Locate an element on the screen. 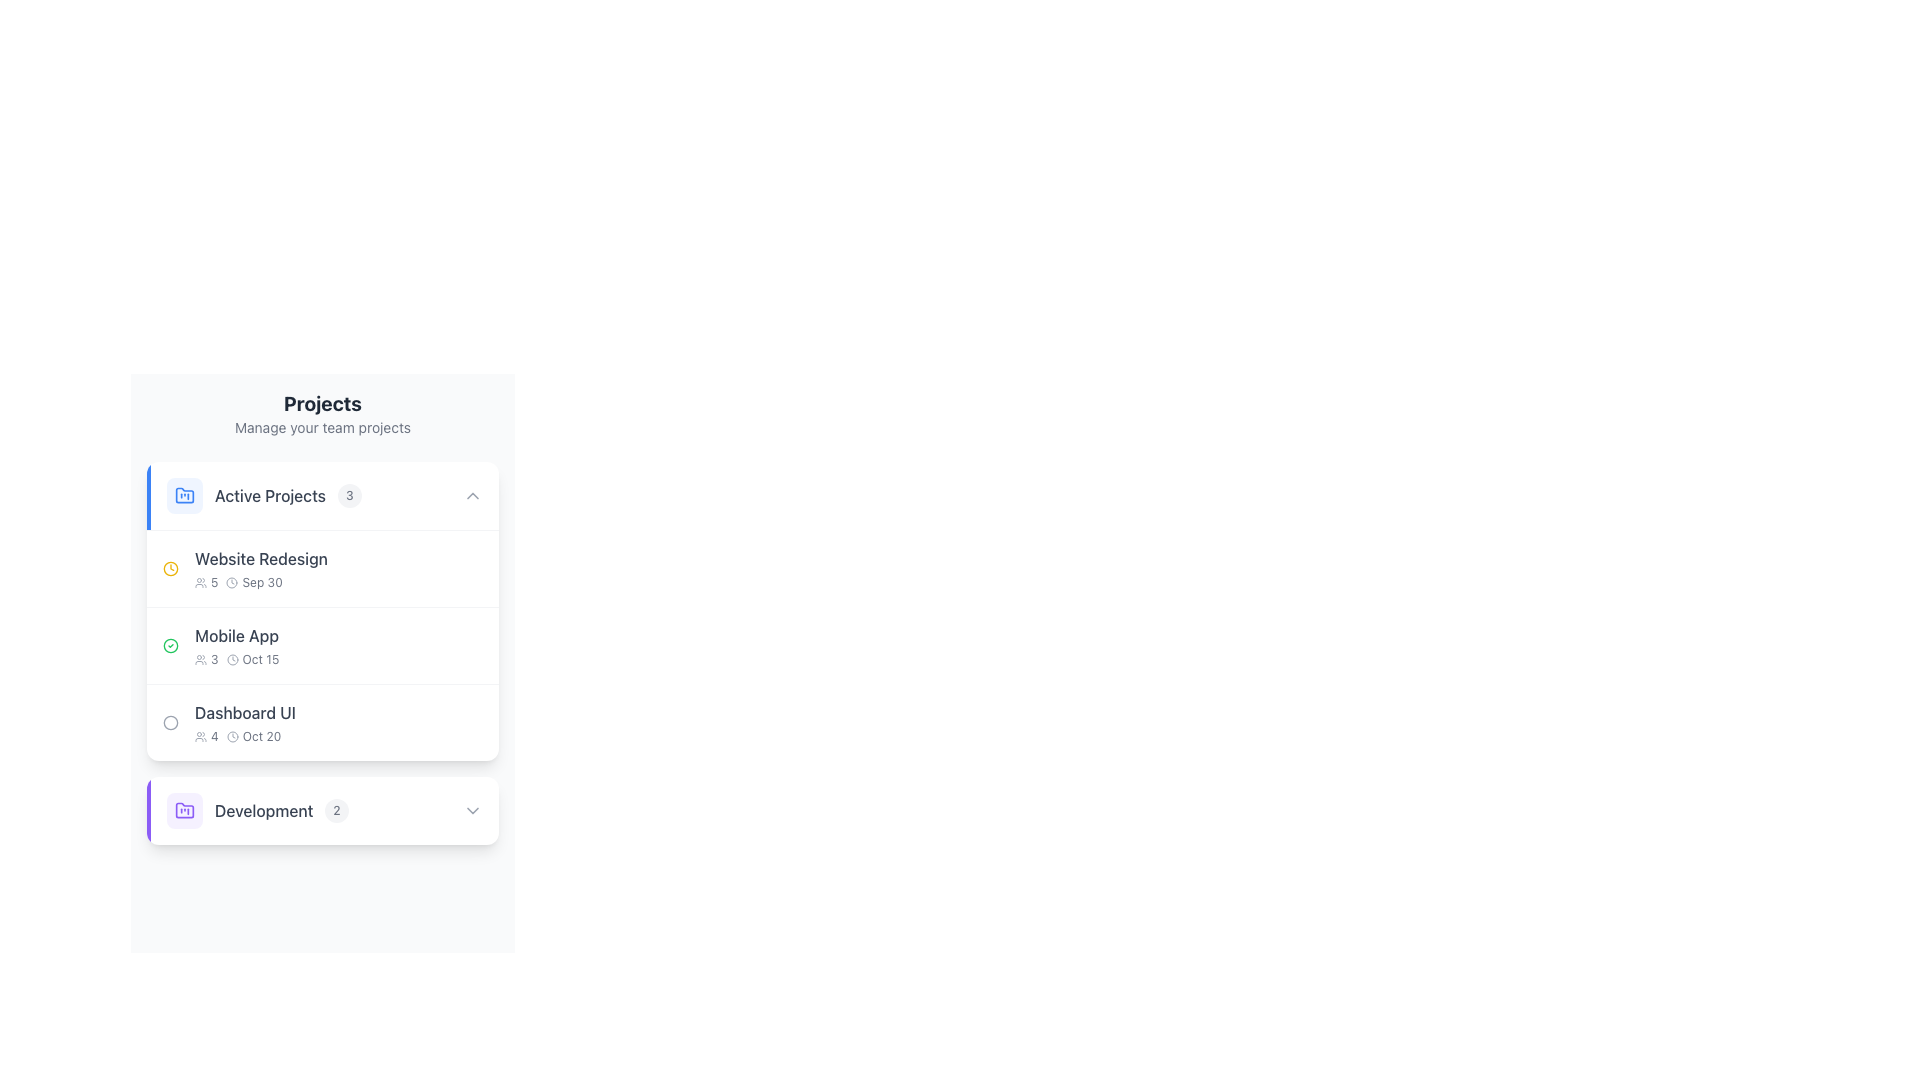 This screenshot has height=1080, width=1920. date and number displayed in the Text and Icon Combination element, which shows '5 Sep 30' in gray font below 'Website Redesign' is located at coordinates (260, 582).